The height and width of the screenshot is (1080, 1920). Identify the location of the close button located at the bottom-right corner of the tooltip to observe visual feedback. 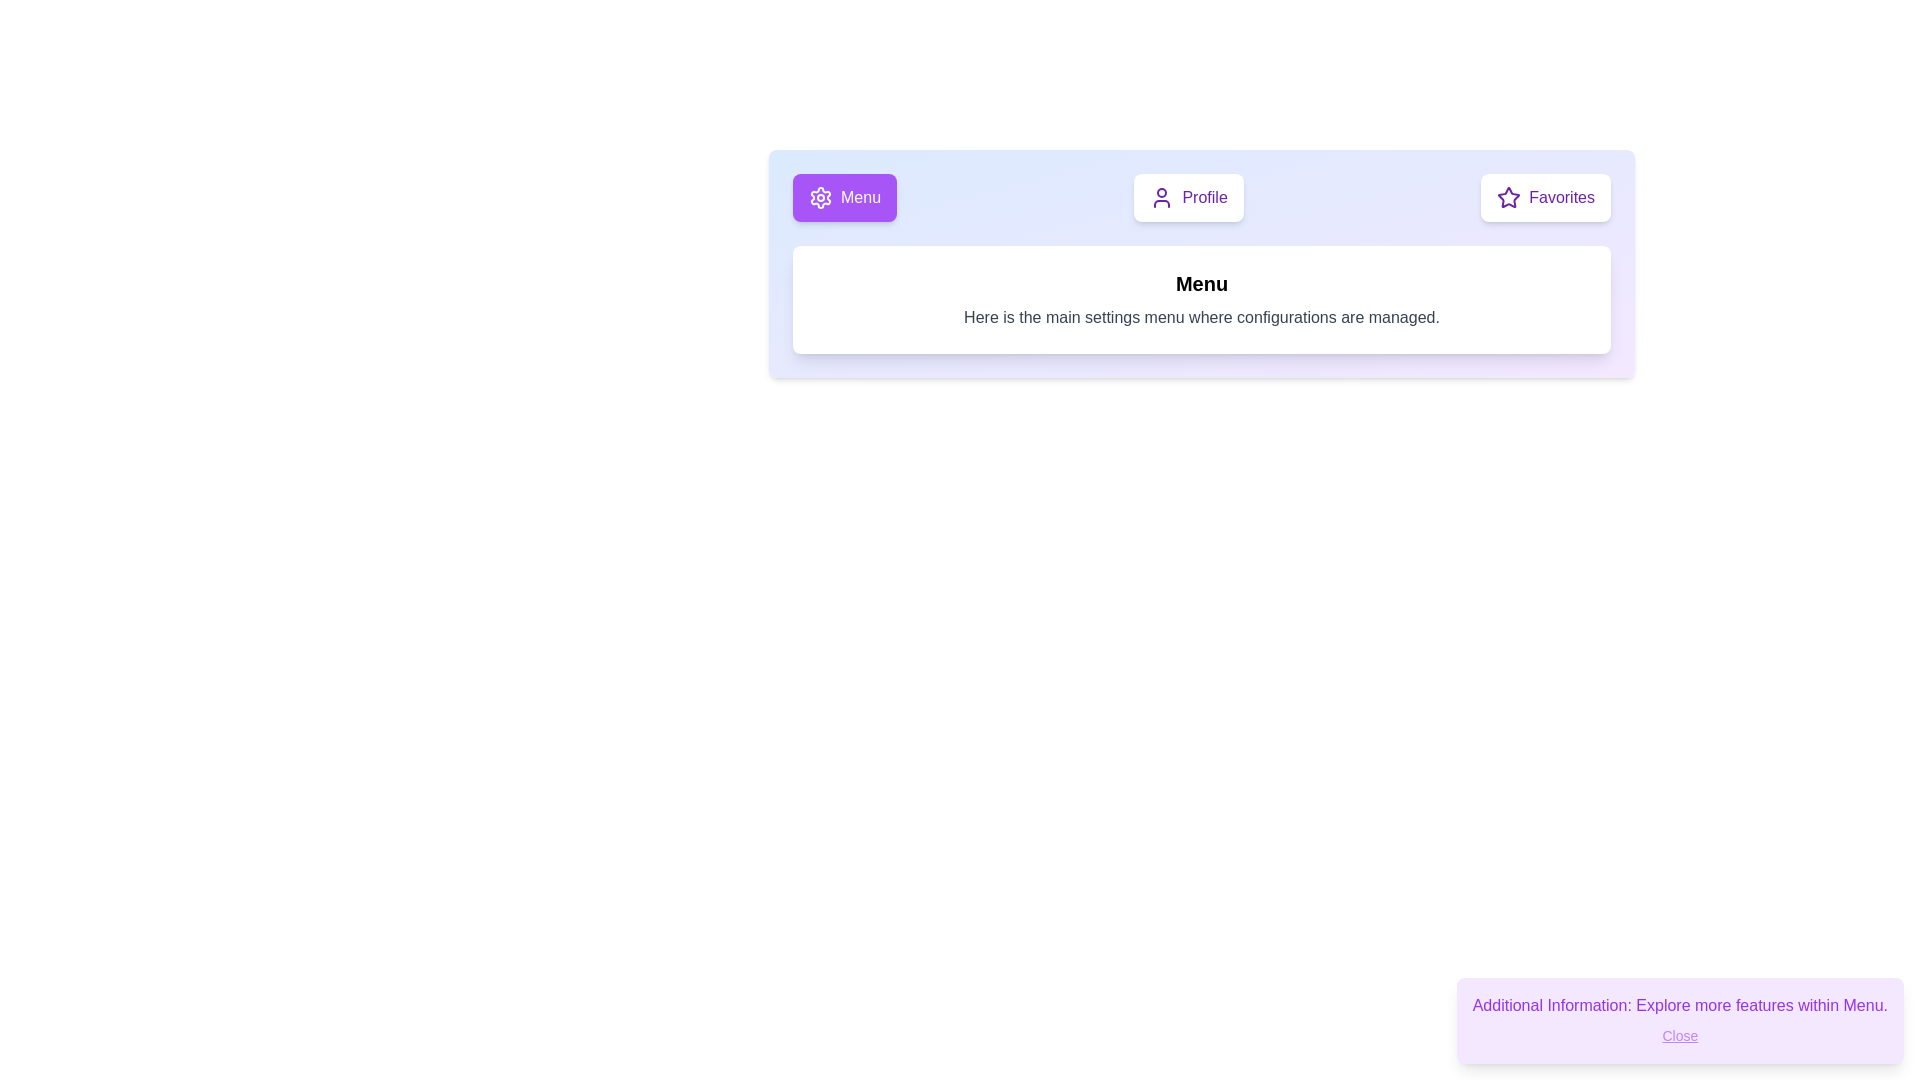
(1680, 1035).